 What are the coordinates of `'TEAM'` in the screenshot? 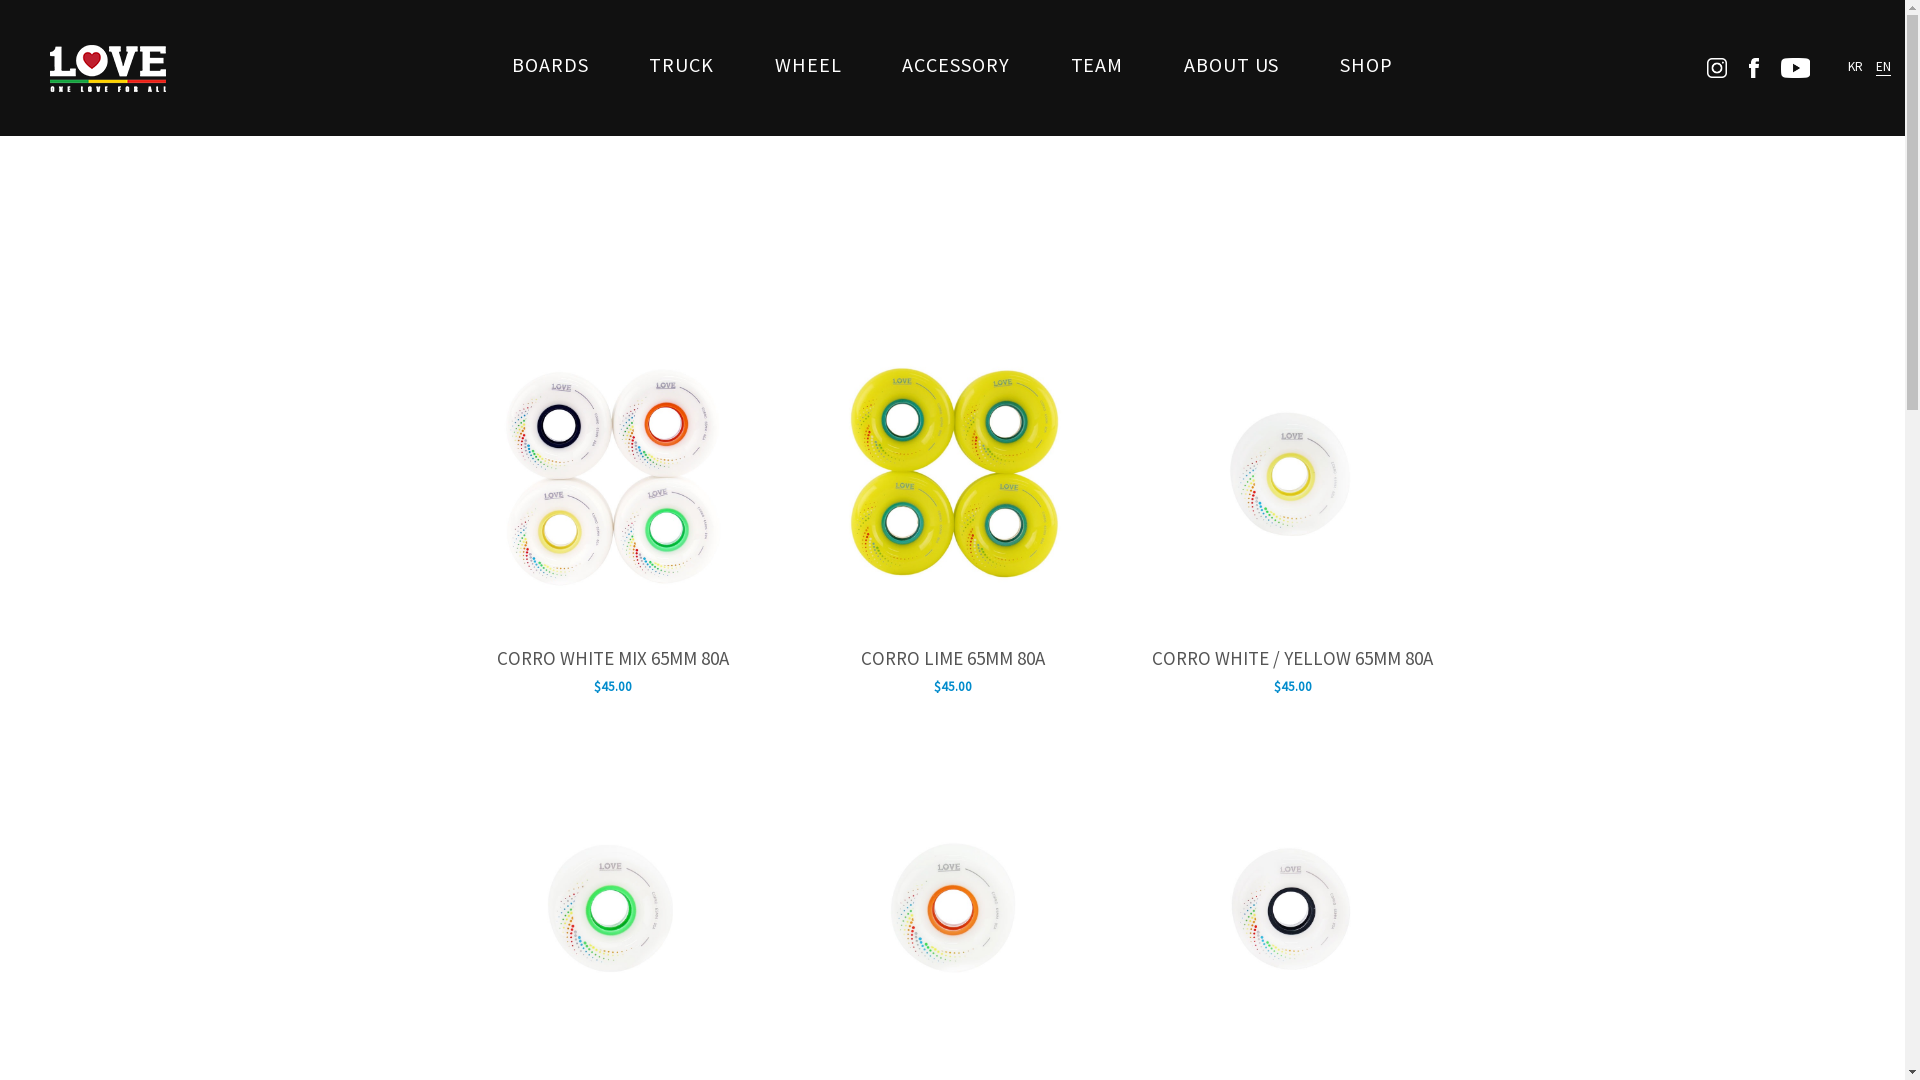 It's located at (1096, 65).